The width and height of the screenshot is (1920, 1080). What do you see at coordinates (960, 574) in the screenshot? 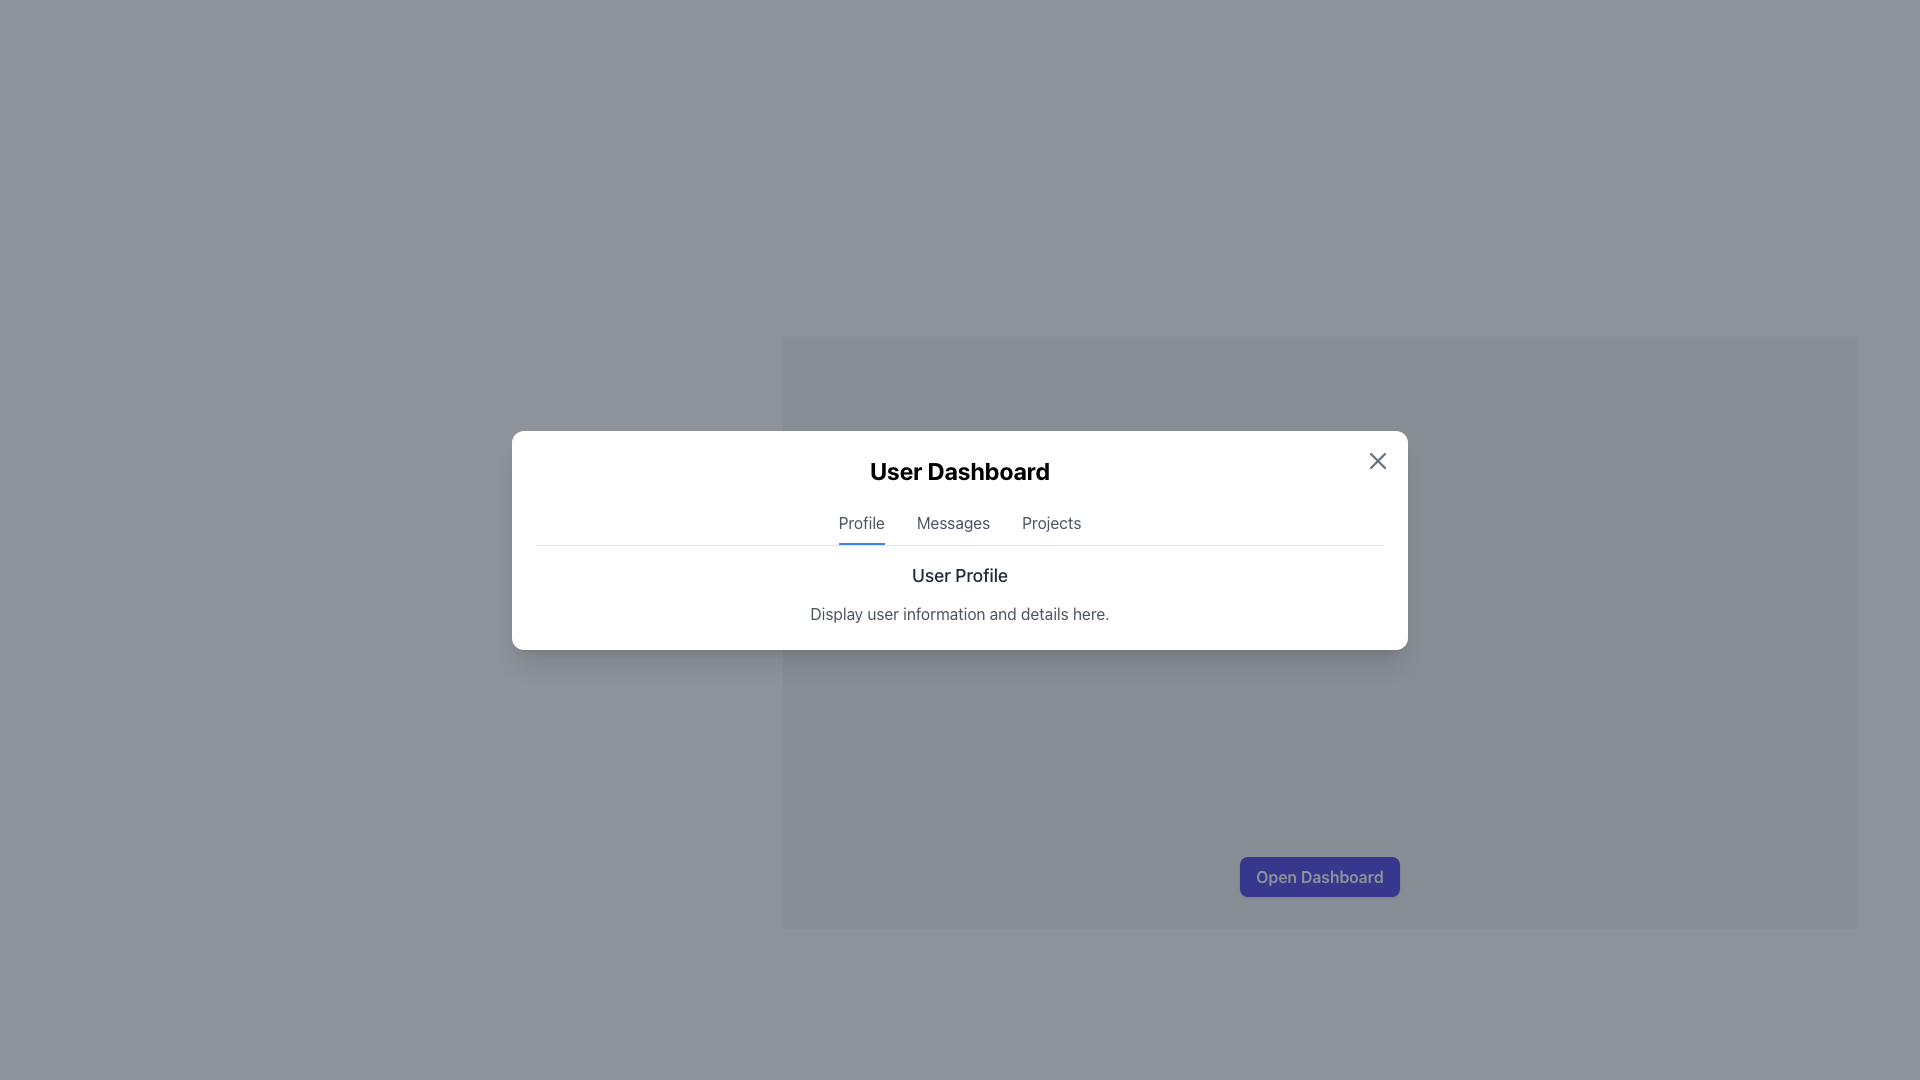
I see `the Text Label that serves as a header for the user profile section, positioned above the user information text and below the navigation bar` at bounding box center [960, 574].